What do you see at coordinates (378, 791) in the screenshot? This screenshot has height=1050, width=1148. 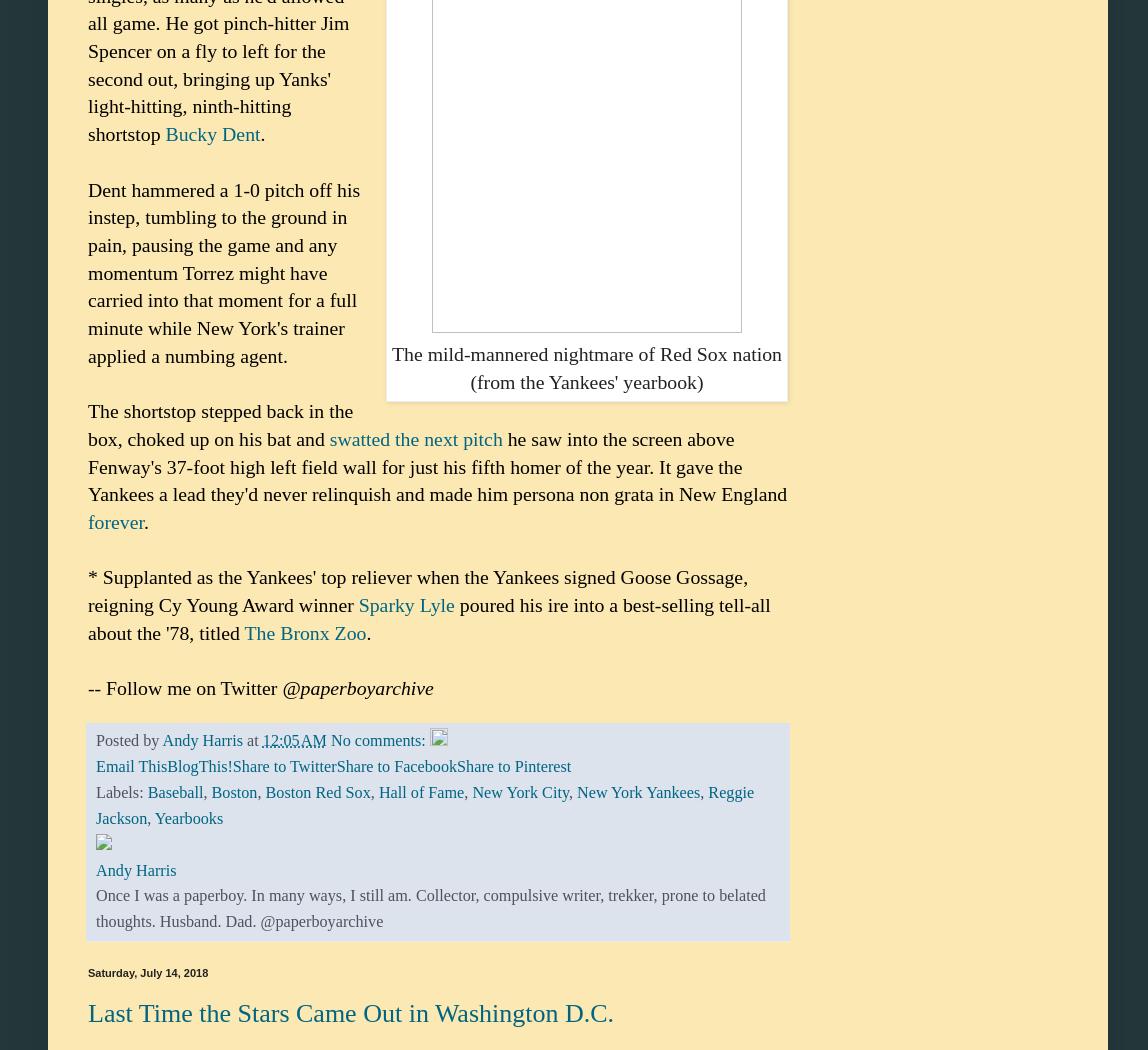 I see `'Hall of Fame'` at bounding box center [378, 791].